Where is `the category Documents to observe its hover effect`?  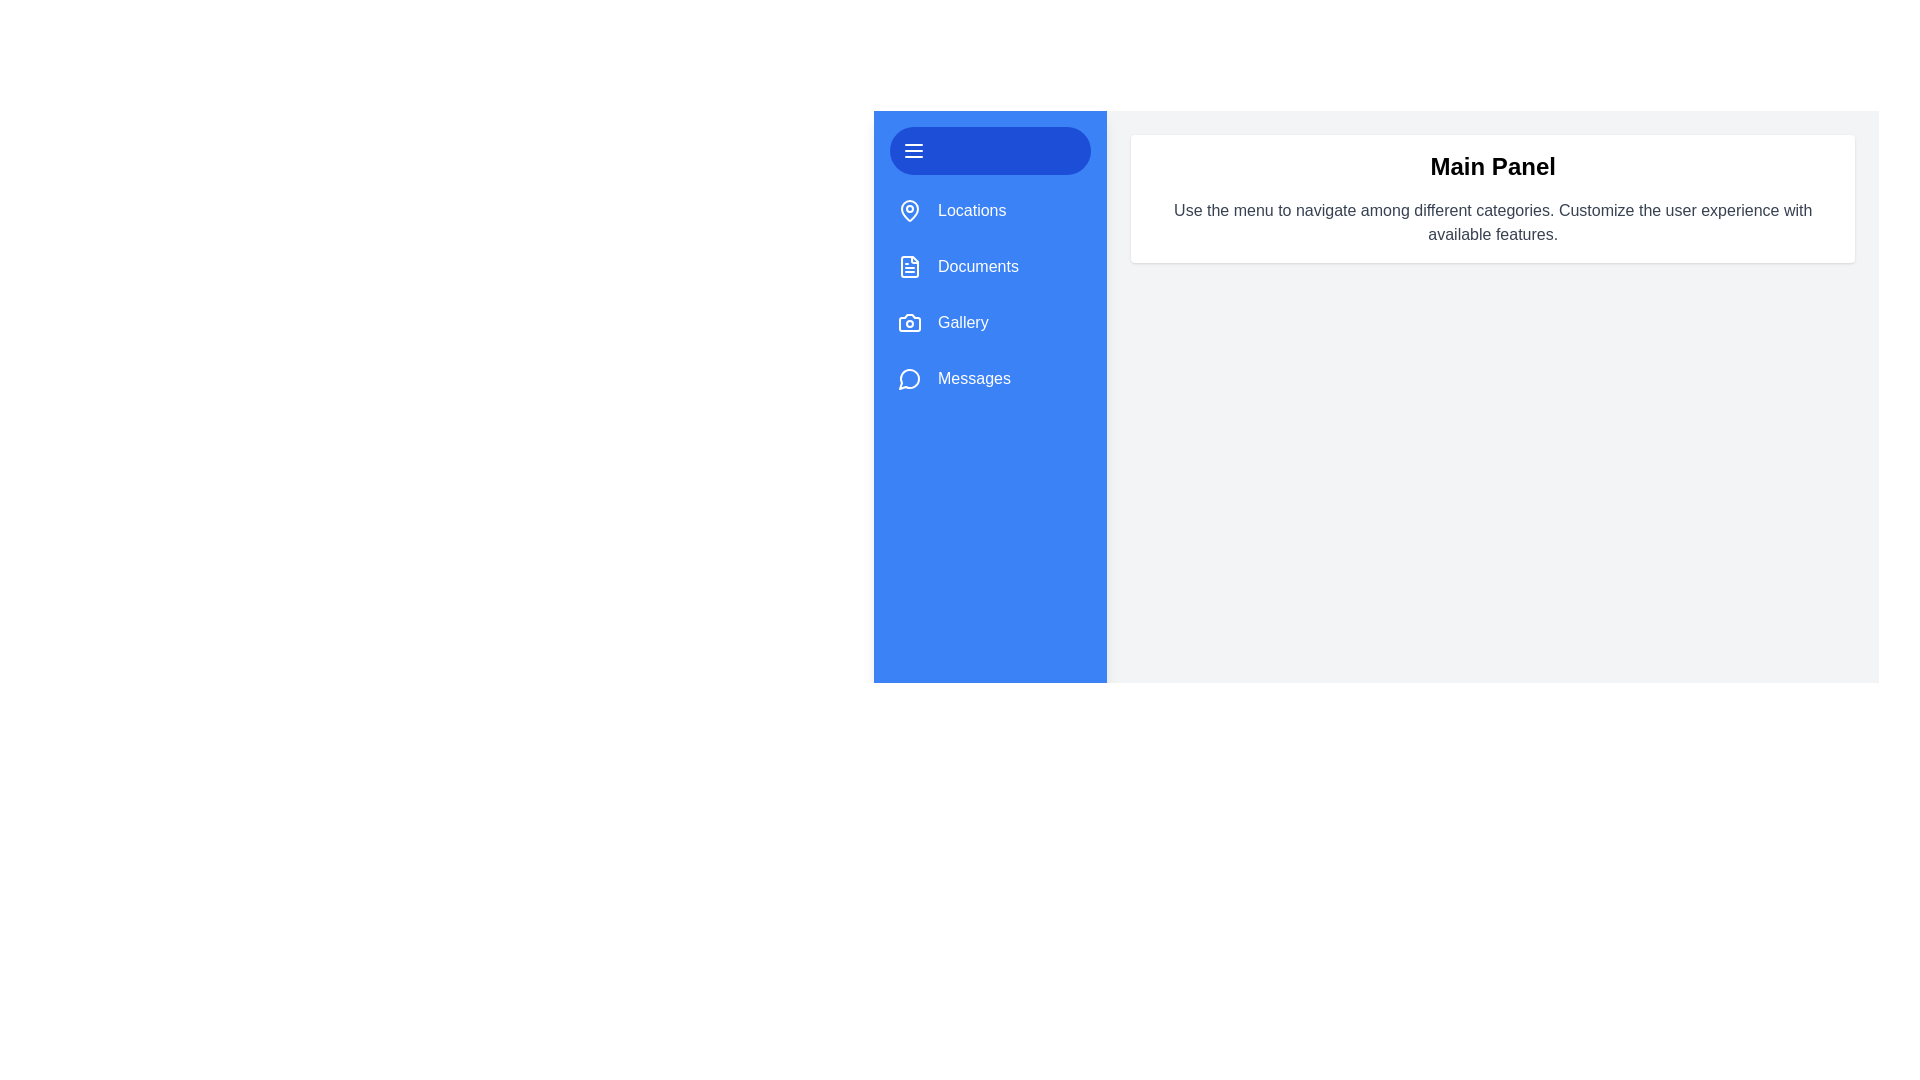 the category Documents to observe its hover effect is located at coordinates (989, 265).